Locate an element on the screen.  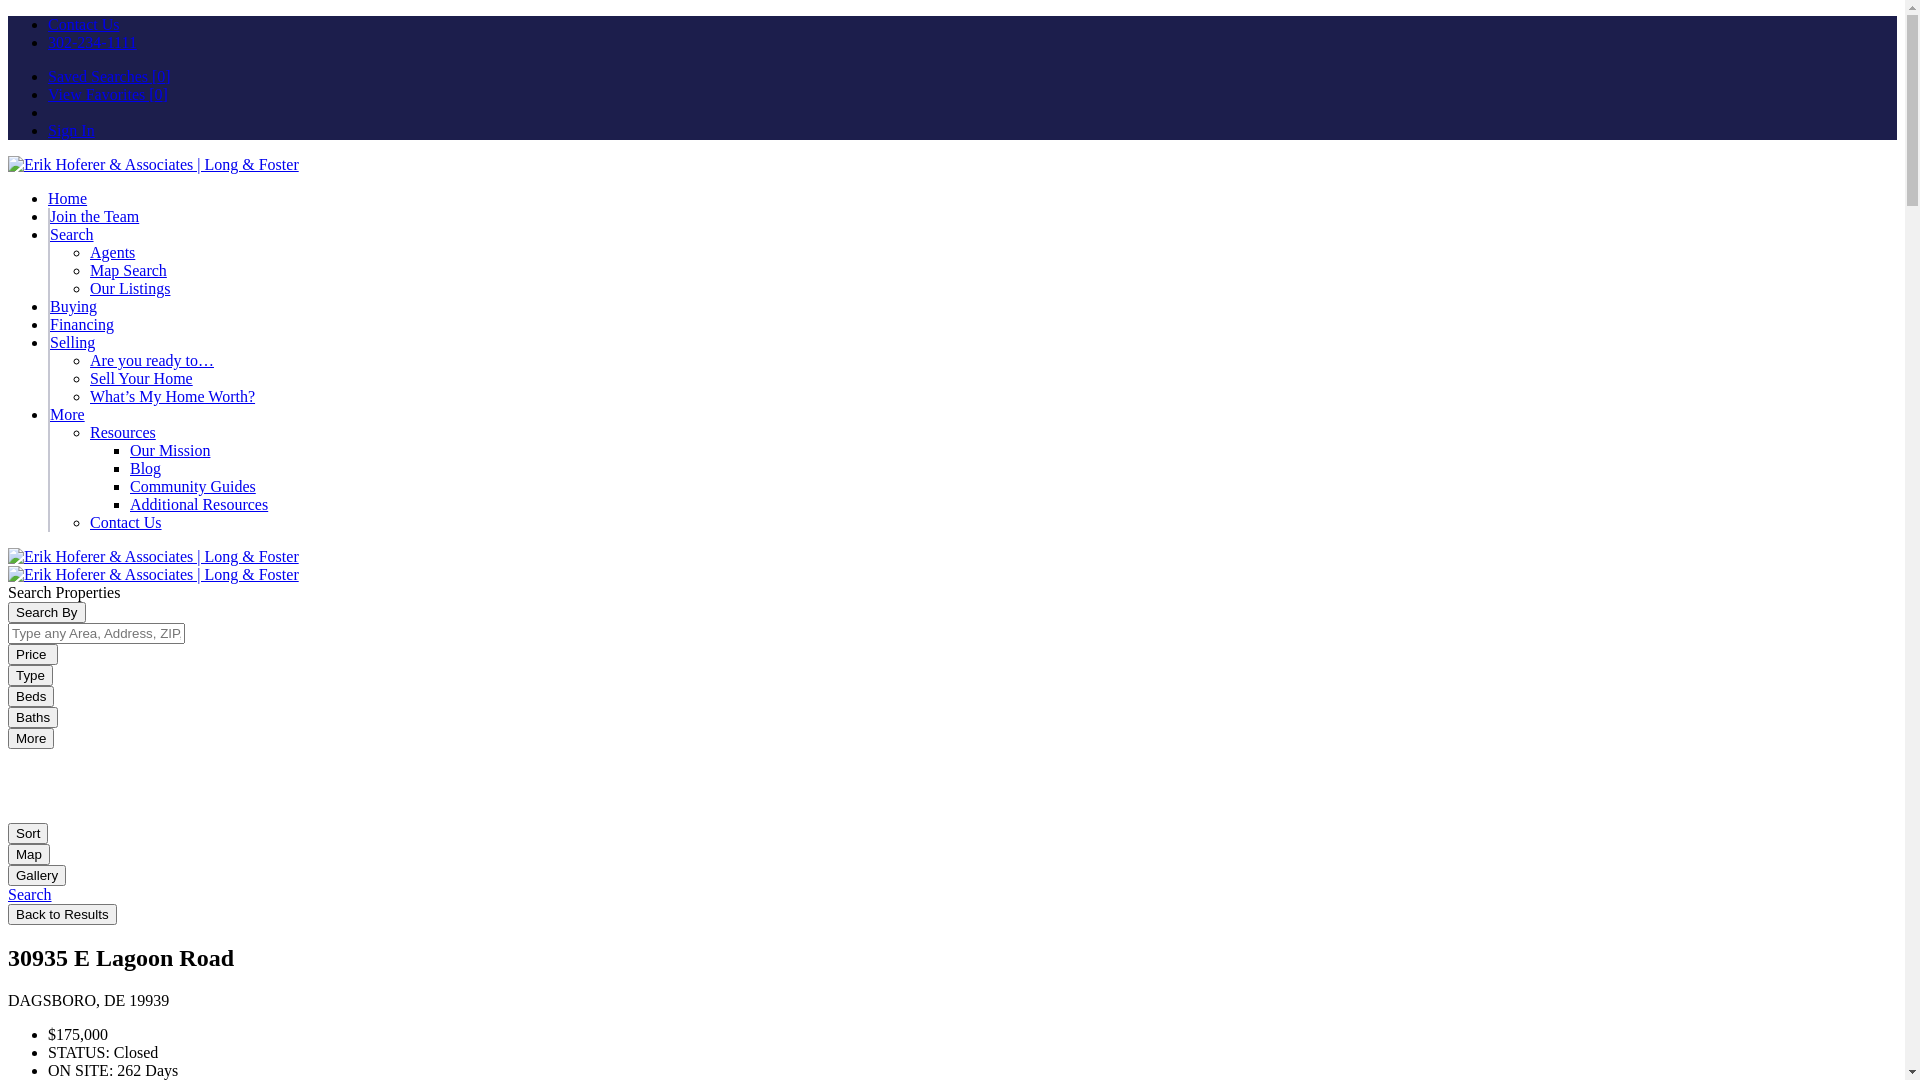
'Search' is located at coordinates (72, 233).